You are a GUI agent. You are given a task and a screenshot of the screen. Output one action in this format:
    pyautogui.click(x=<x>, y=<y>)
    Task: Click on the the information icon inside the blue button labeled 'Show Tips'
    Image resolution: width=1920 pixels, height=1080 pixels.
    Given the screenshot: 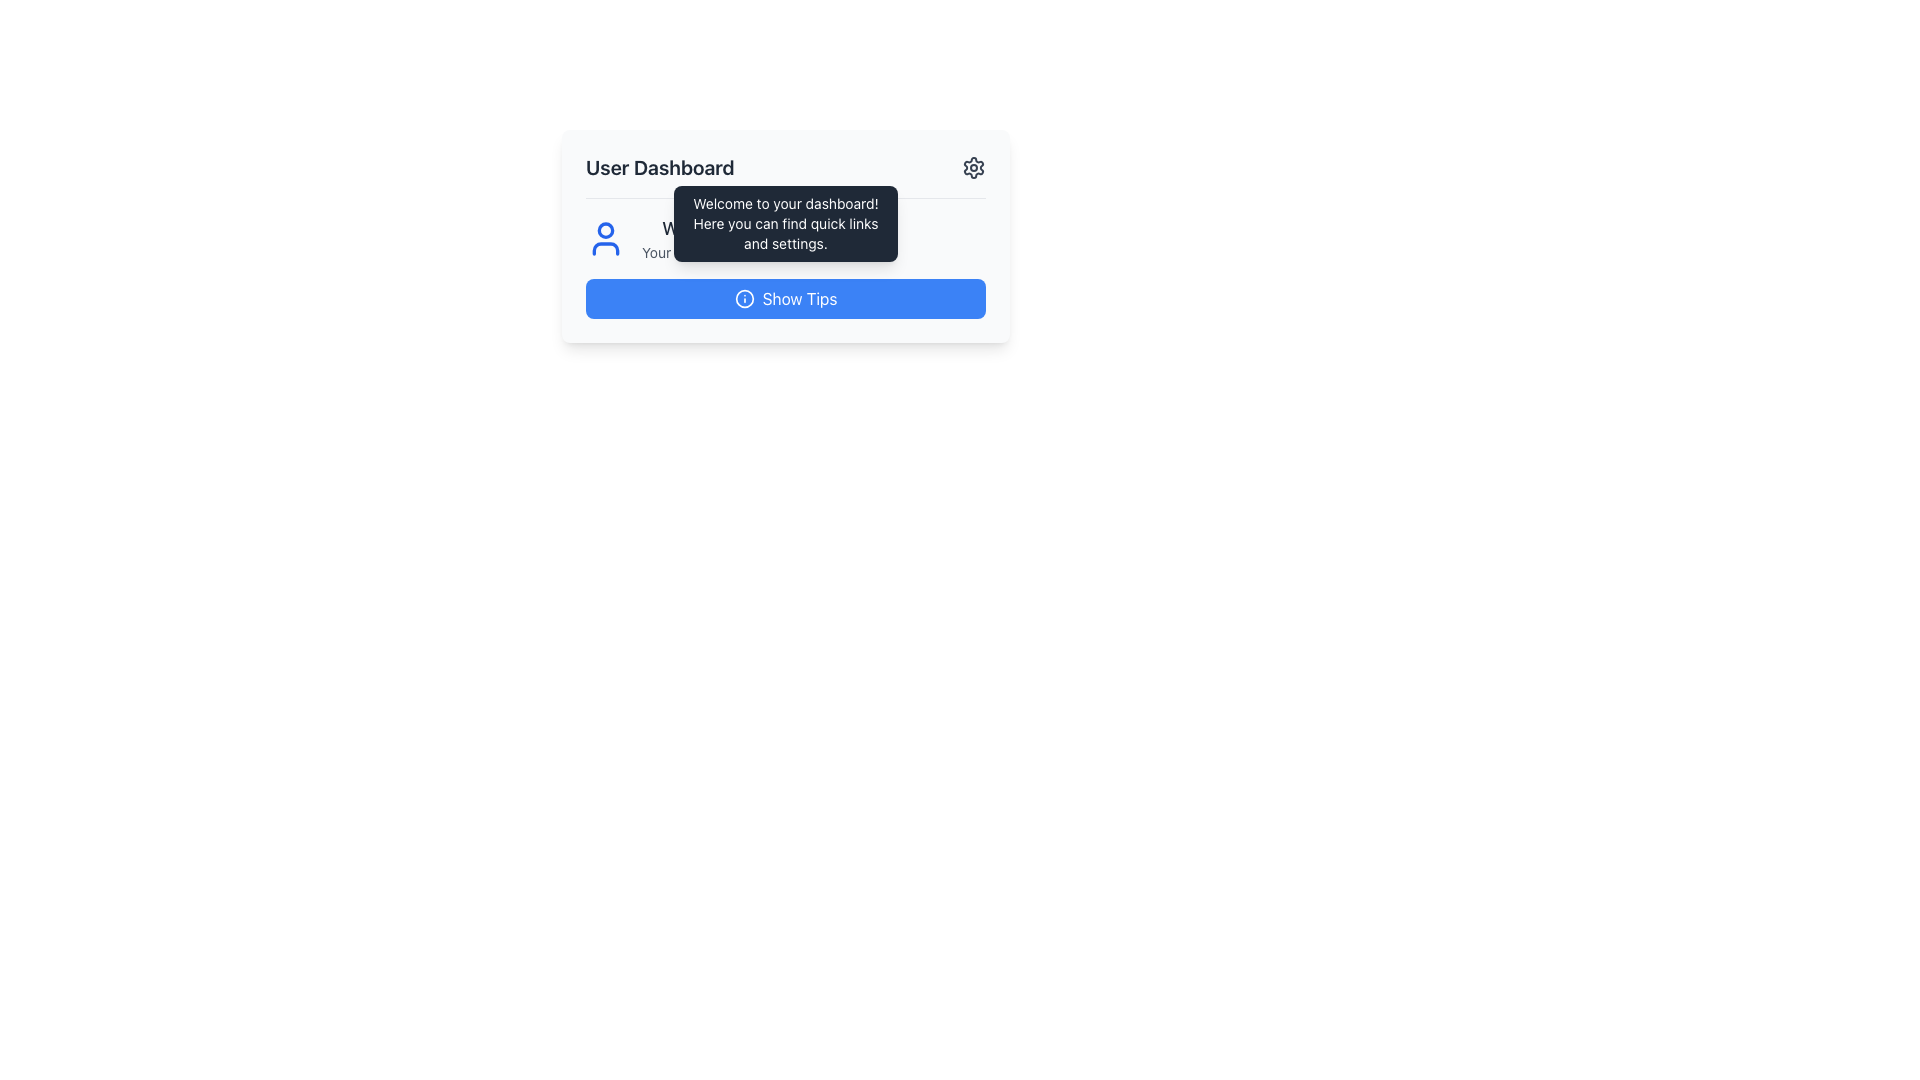 What is the action you would take?
    pyautogui.click(x=743, y=299)
    